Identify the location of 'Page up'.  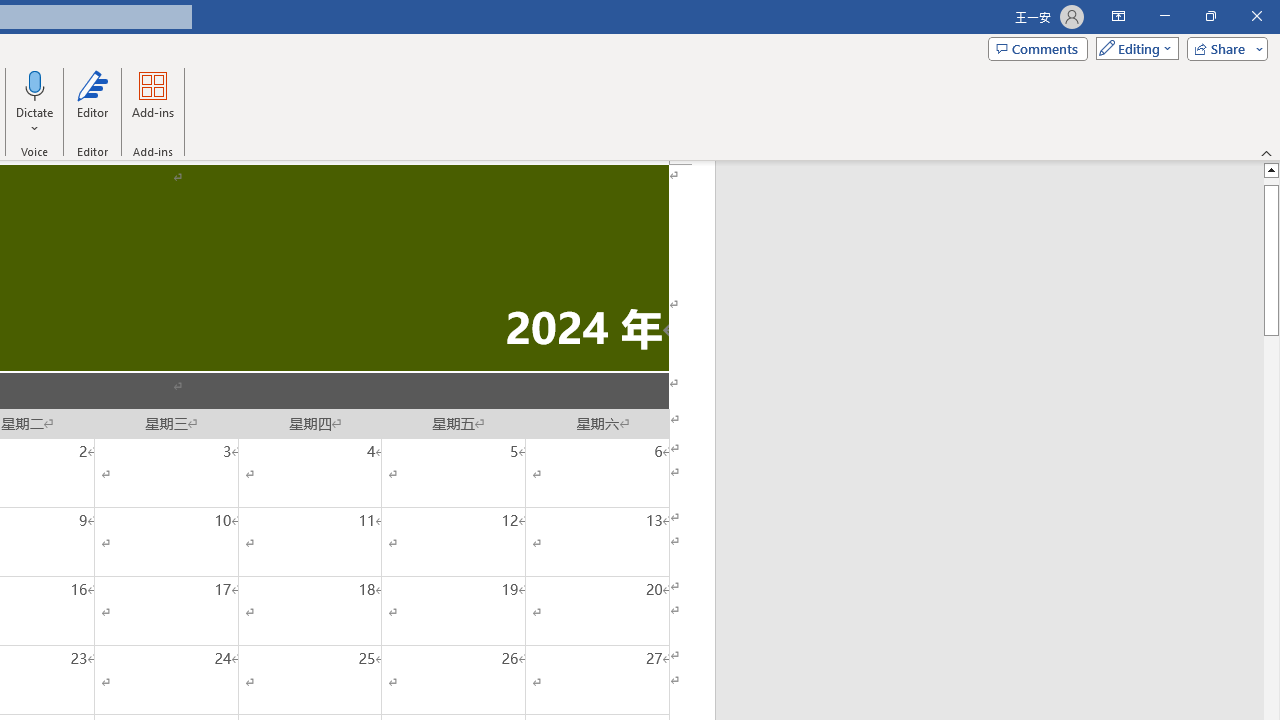
(1270, 181).